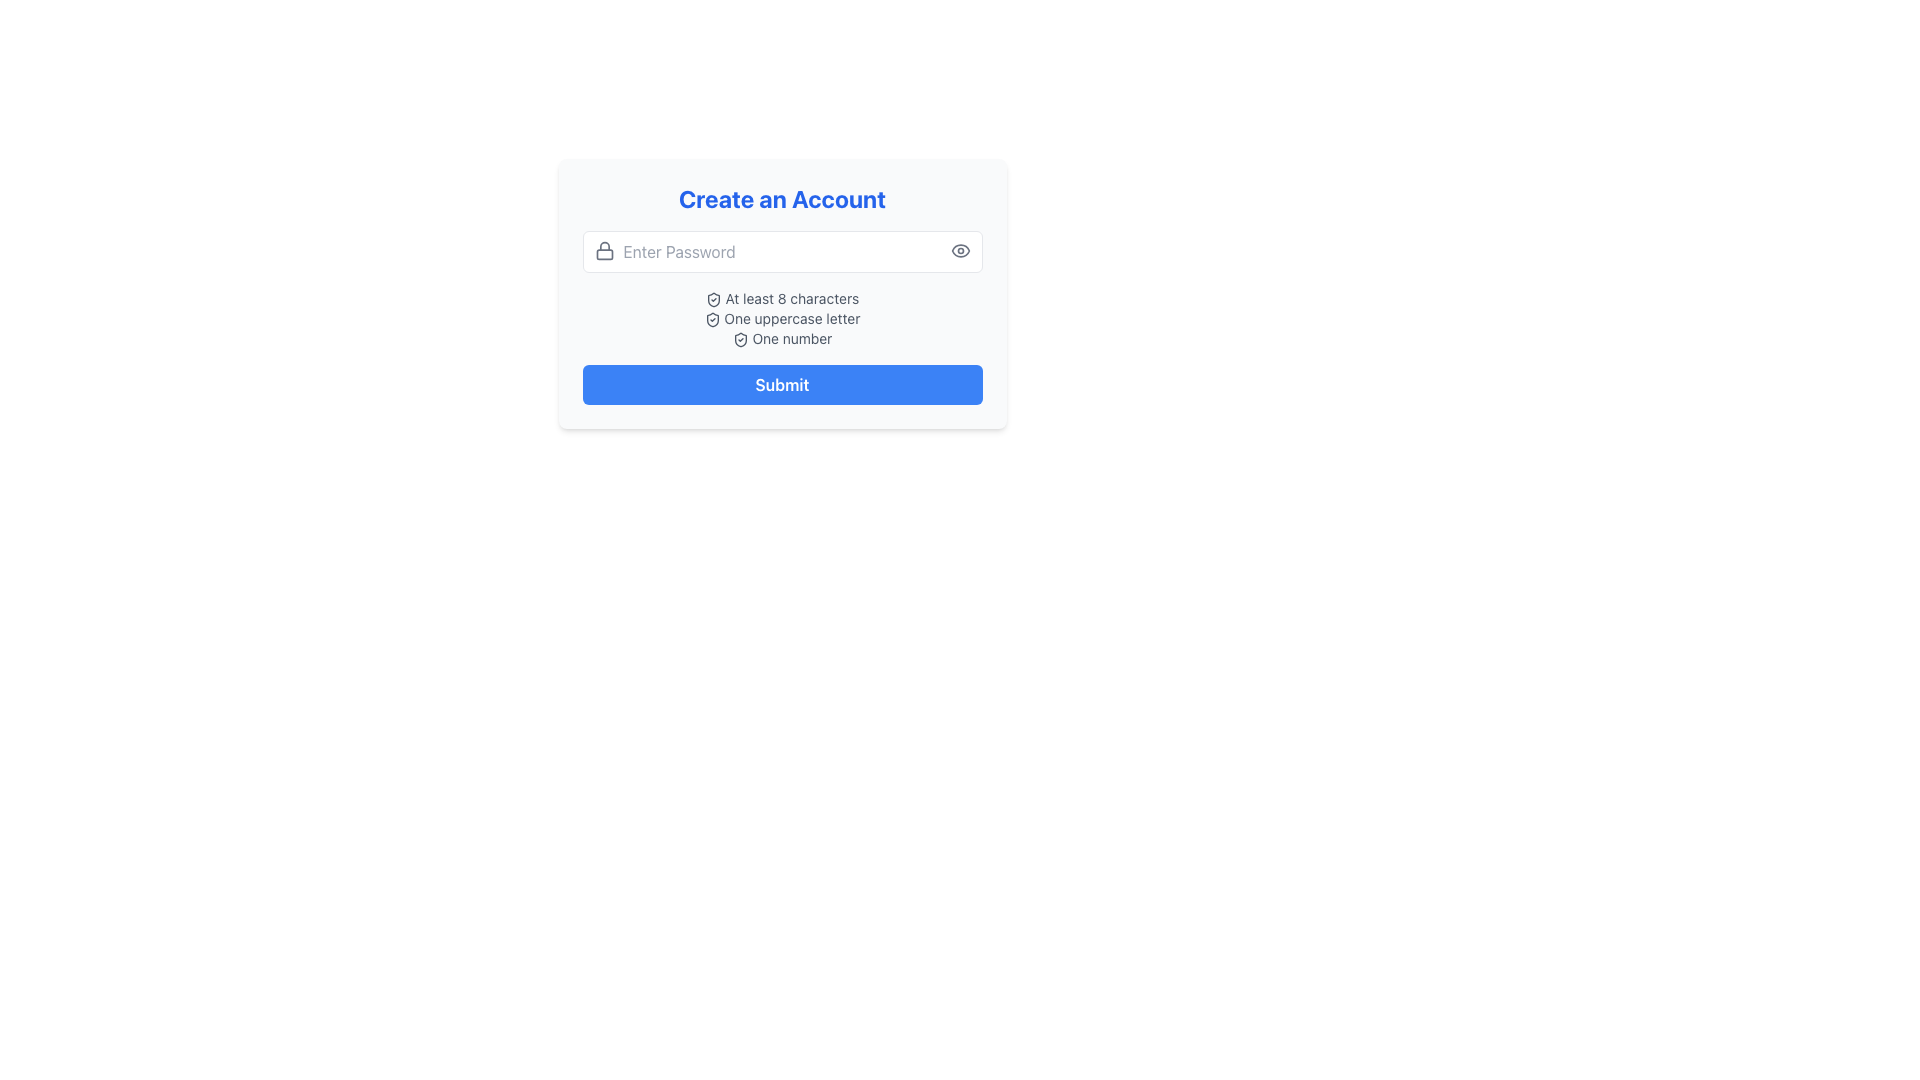 Image resolution: width=1920 pixels, height=1080 pixels. What do you see at coordinates (603, 249) in the screenshot?
I see `the small gray lock icon located at the far-left edge of the password input field, which has a rounded design and a visible keyhole in the center` at bounding box center [603, 249].